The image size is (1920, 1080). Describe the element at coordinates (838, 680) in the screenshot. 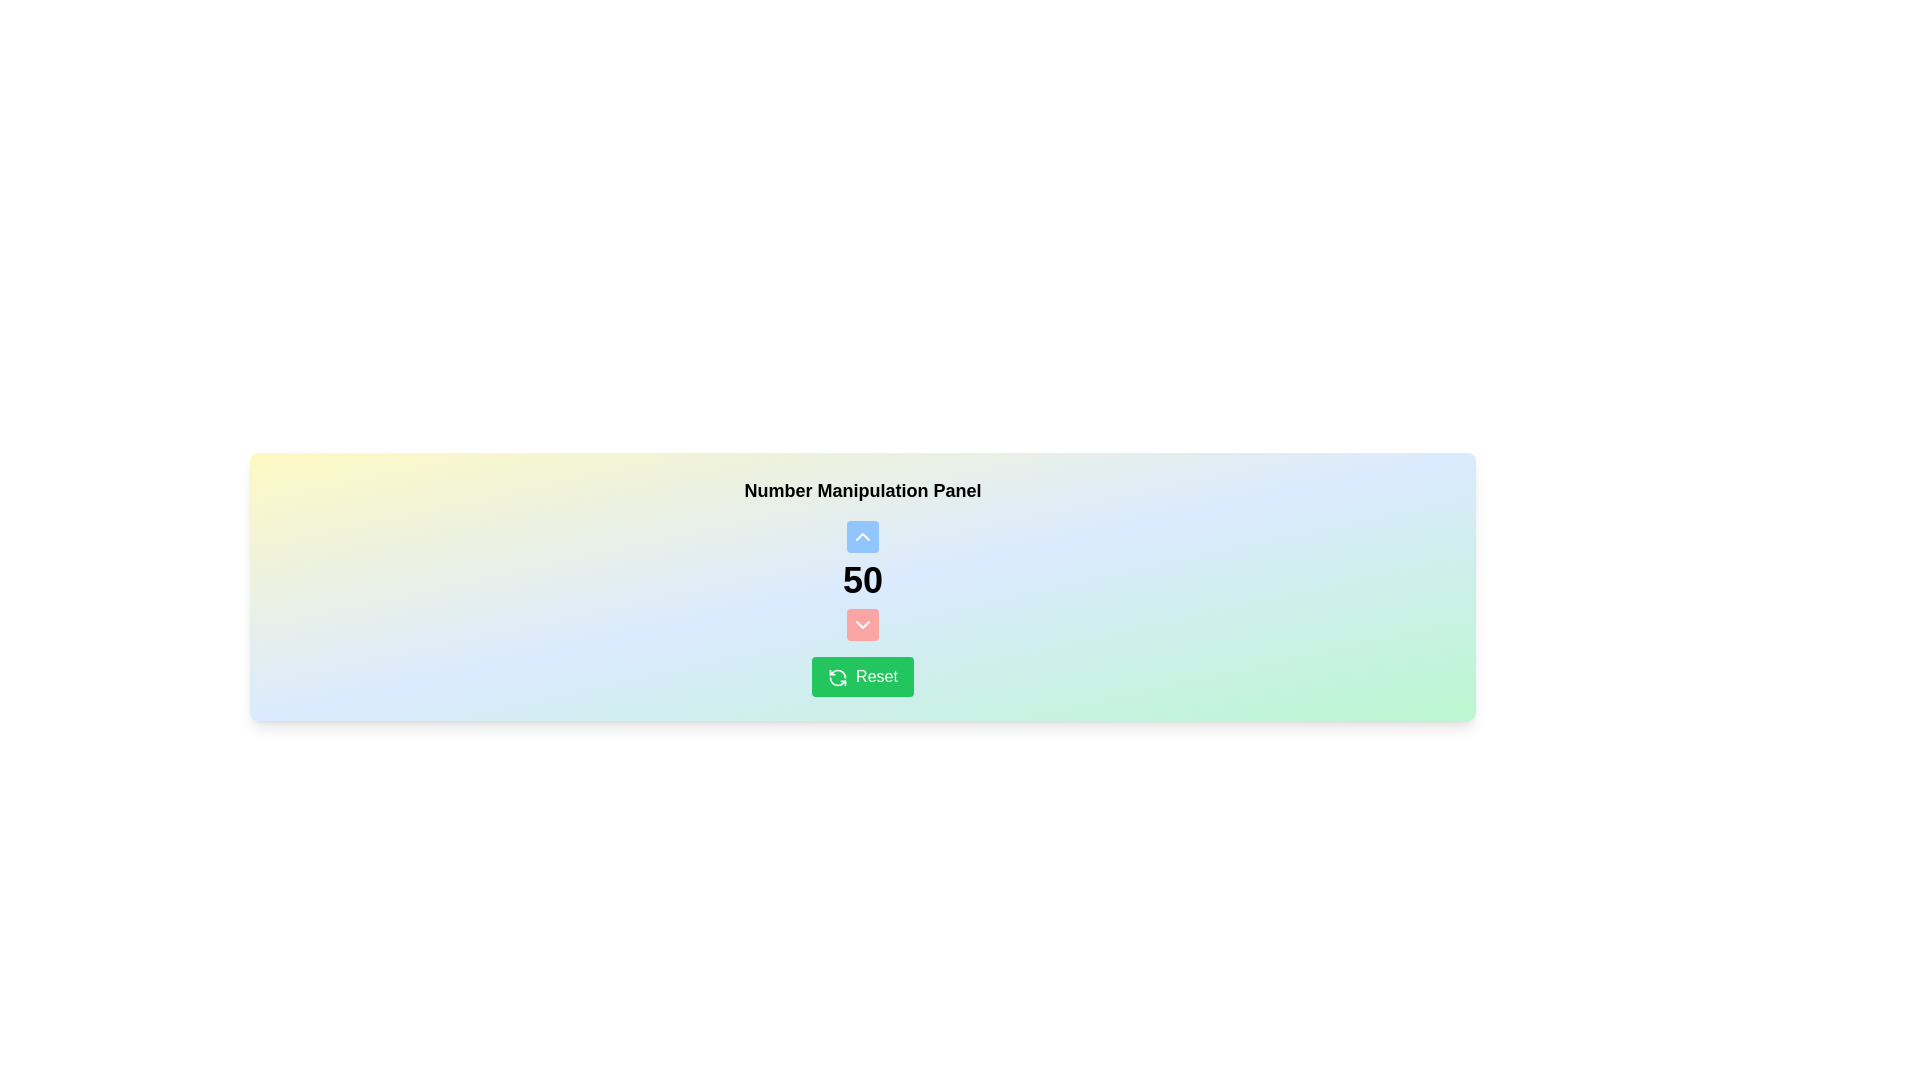

I see `the third subcomponent of the circular arrow icon indicating reset functionality, located centrally within the green 'Reset' button` at that location.